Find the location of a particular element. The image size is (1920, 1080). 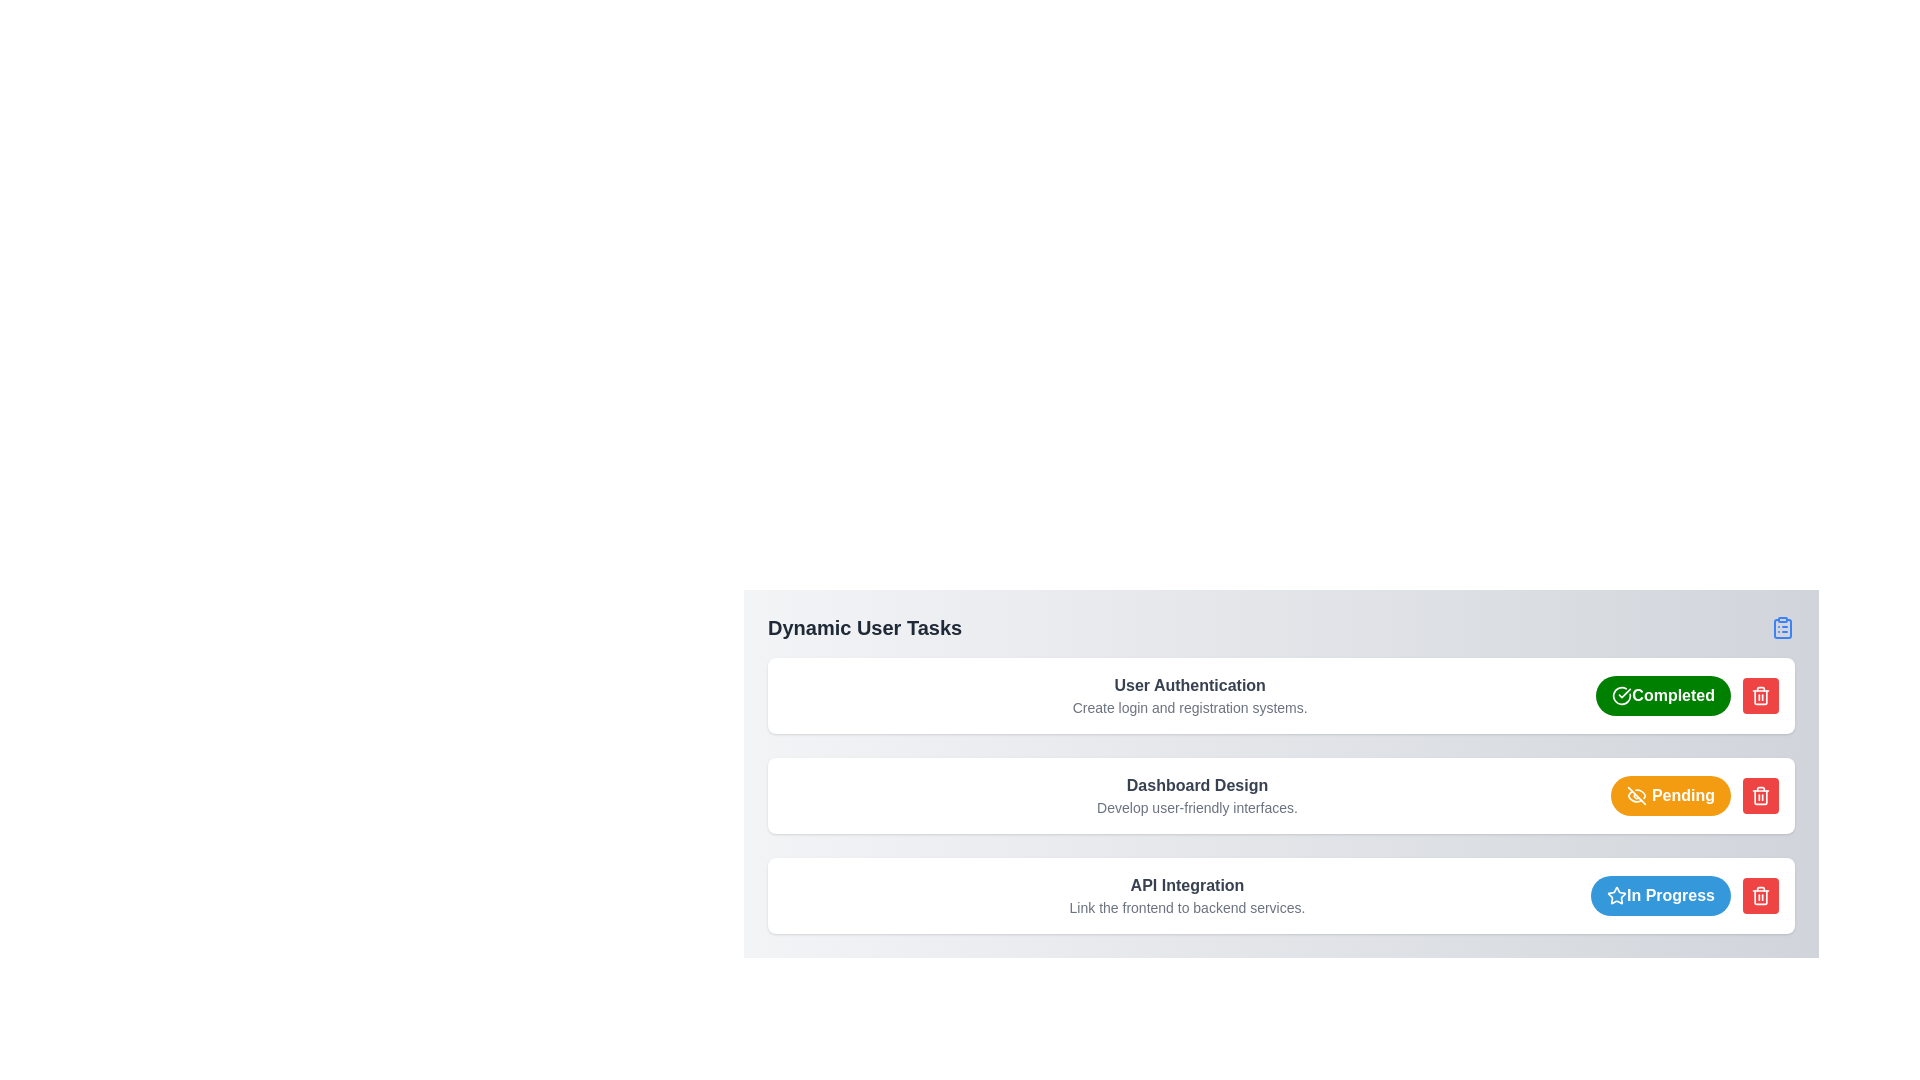

the second Task Card in the task management interface, which is located between 'User Authentication' and 'API Integration' is located at coordinates (1281, 794).